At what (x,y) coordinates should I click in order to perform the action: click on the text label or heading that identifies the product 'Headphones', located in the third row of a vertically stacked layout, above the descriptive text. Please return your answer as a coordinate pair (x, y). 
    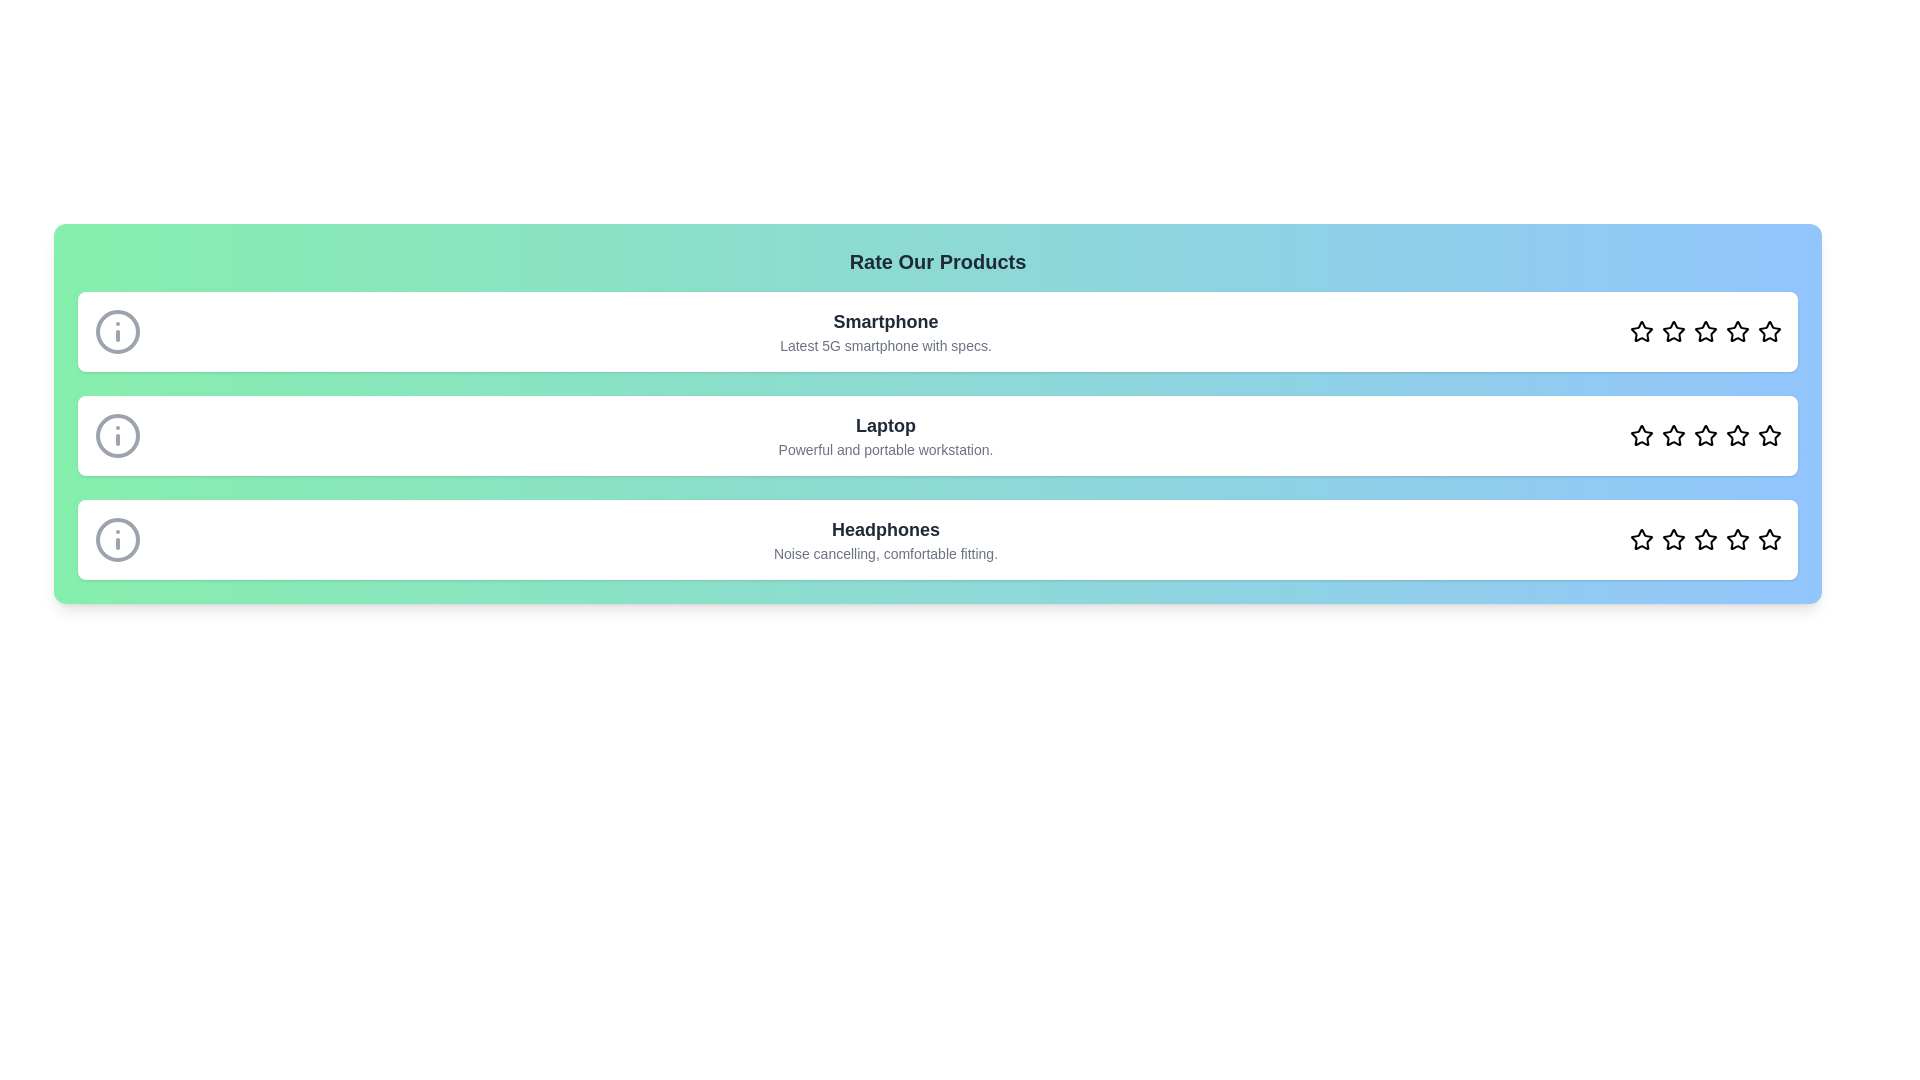
    Looking at the image, I should click on (885, 528).